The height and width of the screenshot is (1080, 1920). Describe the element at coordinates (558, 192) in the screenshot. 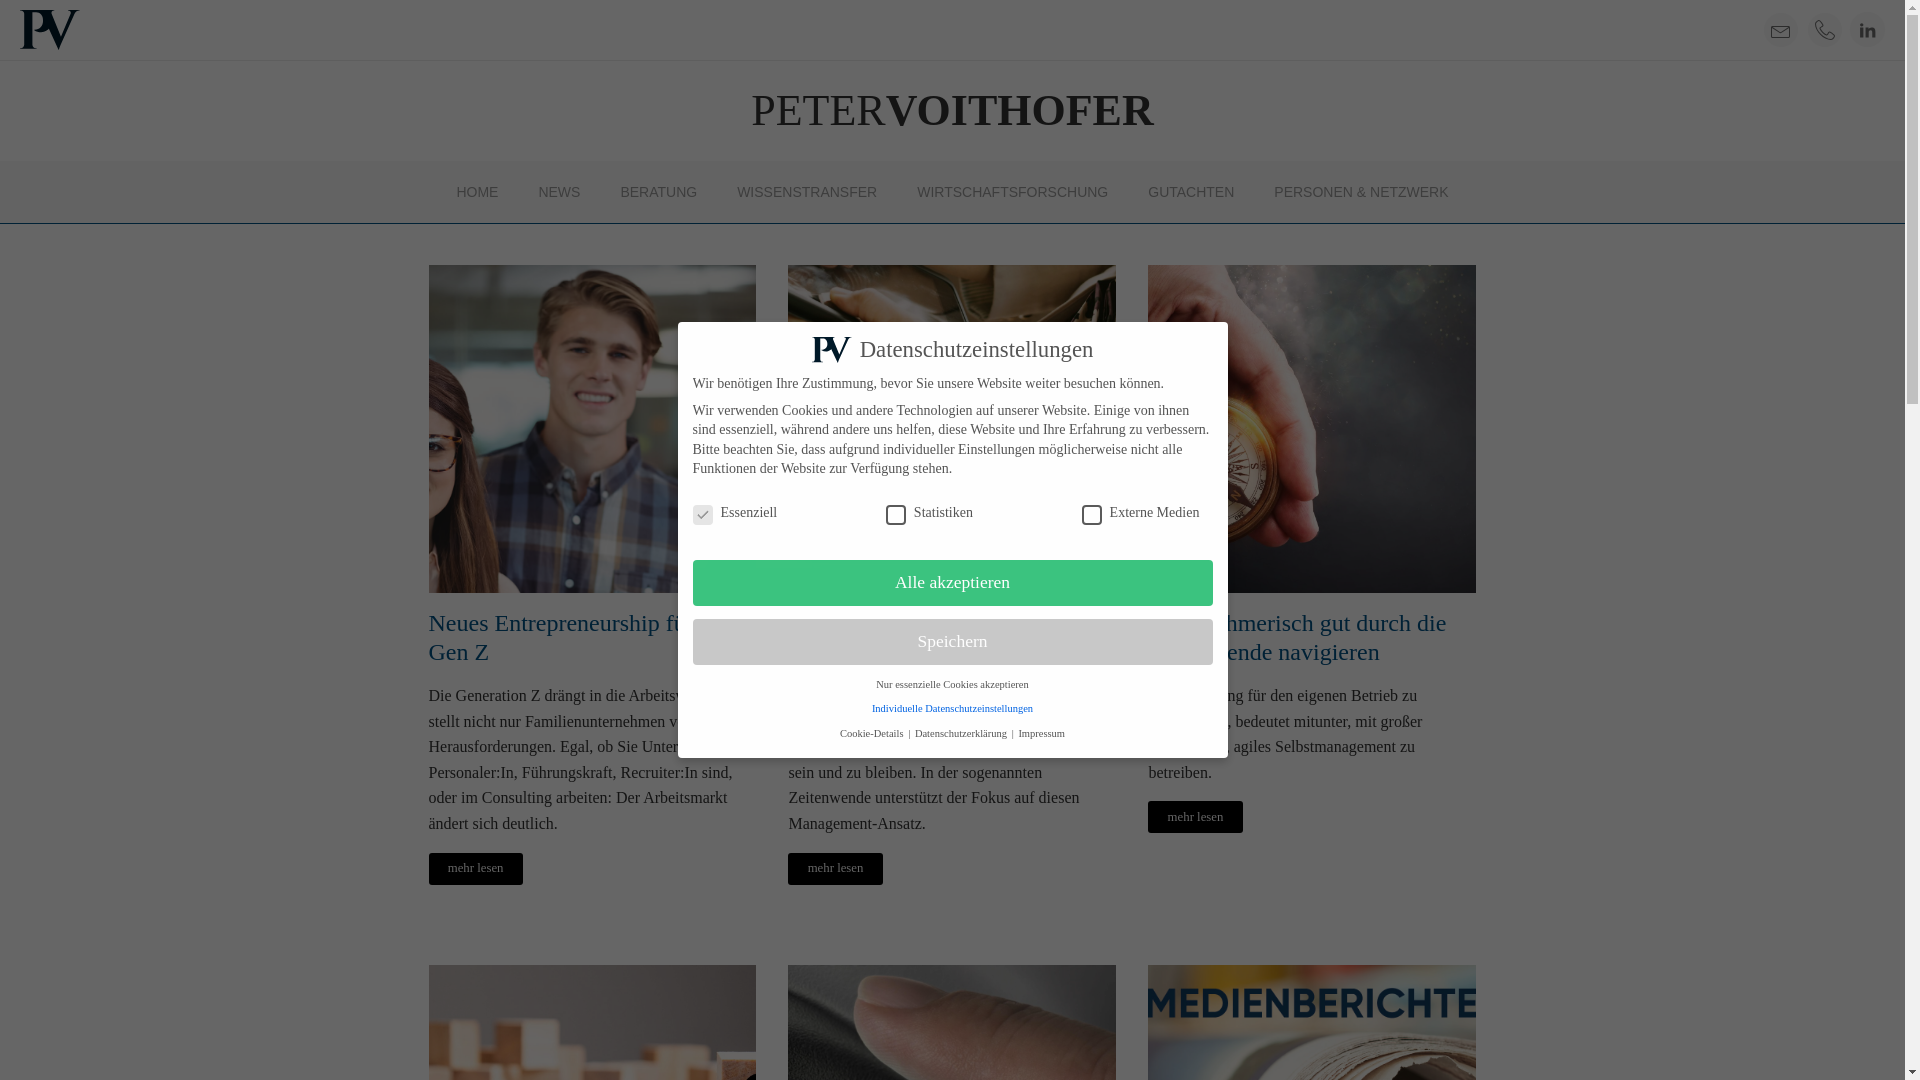

I see `'NEWS'` at that location.